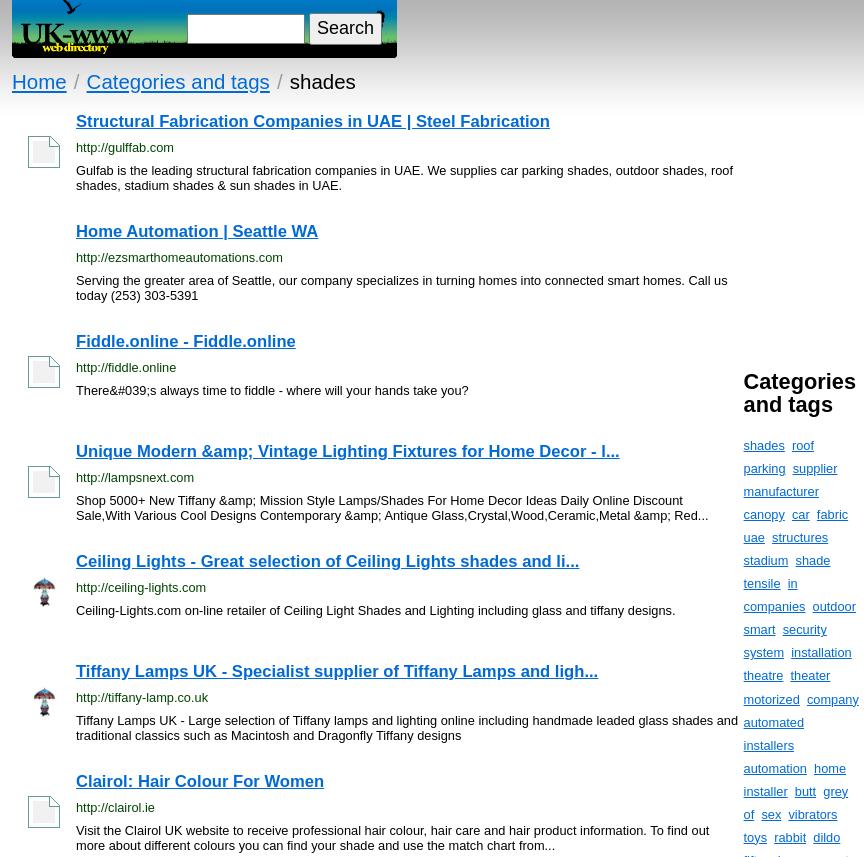 Image resolution: width=864 pixels, height=857 pixels. Describe the element at coordinates (123, 146) in the screenshot. I see `'http://gulffab.com'` at that location.